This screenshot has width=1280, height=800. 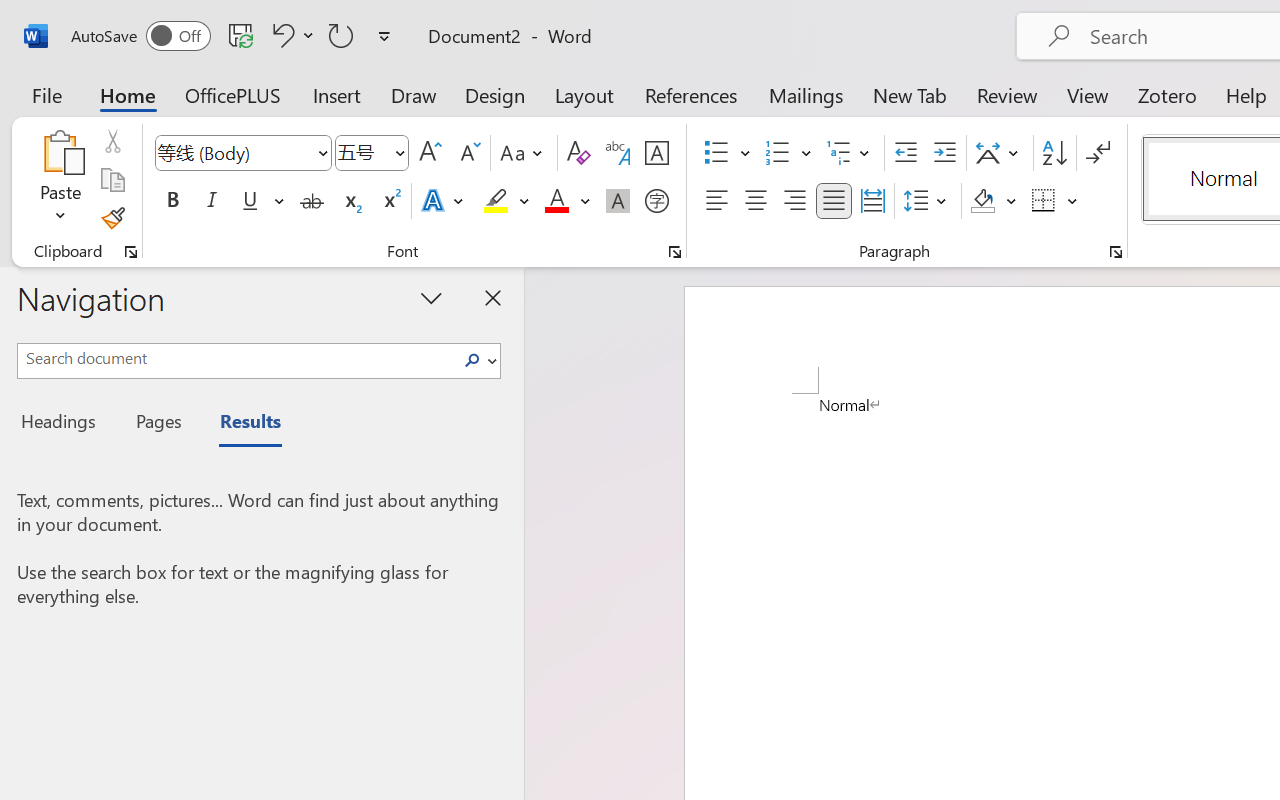 What do you see at coordinates (927, 201) in the screenshot?
I see `'Line and Paragraph Spacing'` at bounding box center [927, 201].